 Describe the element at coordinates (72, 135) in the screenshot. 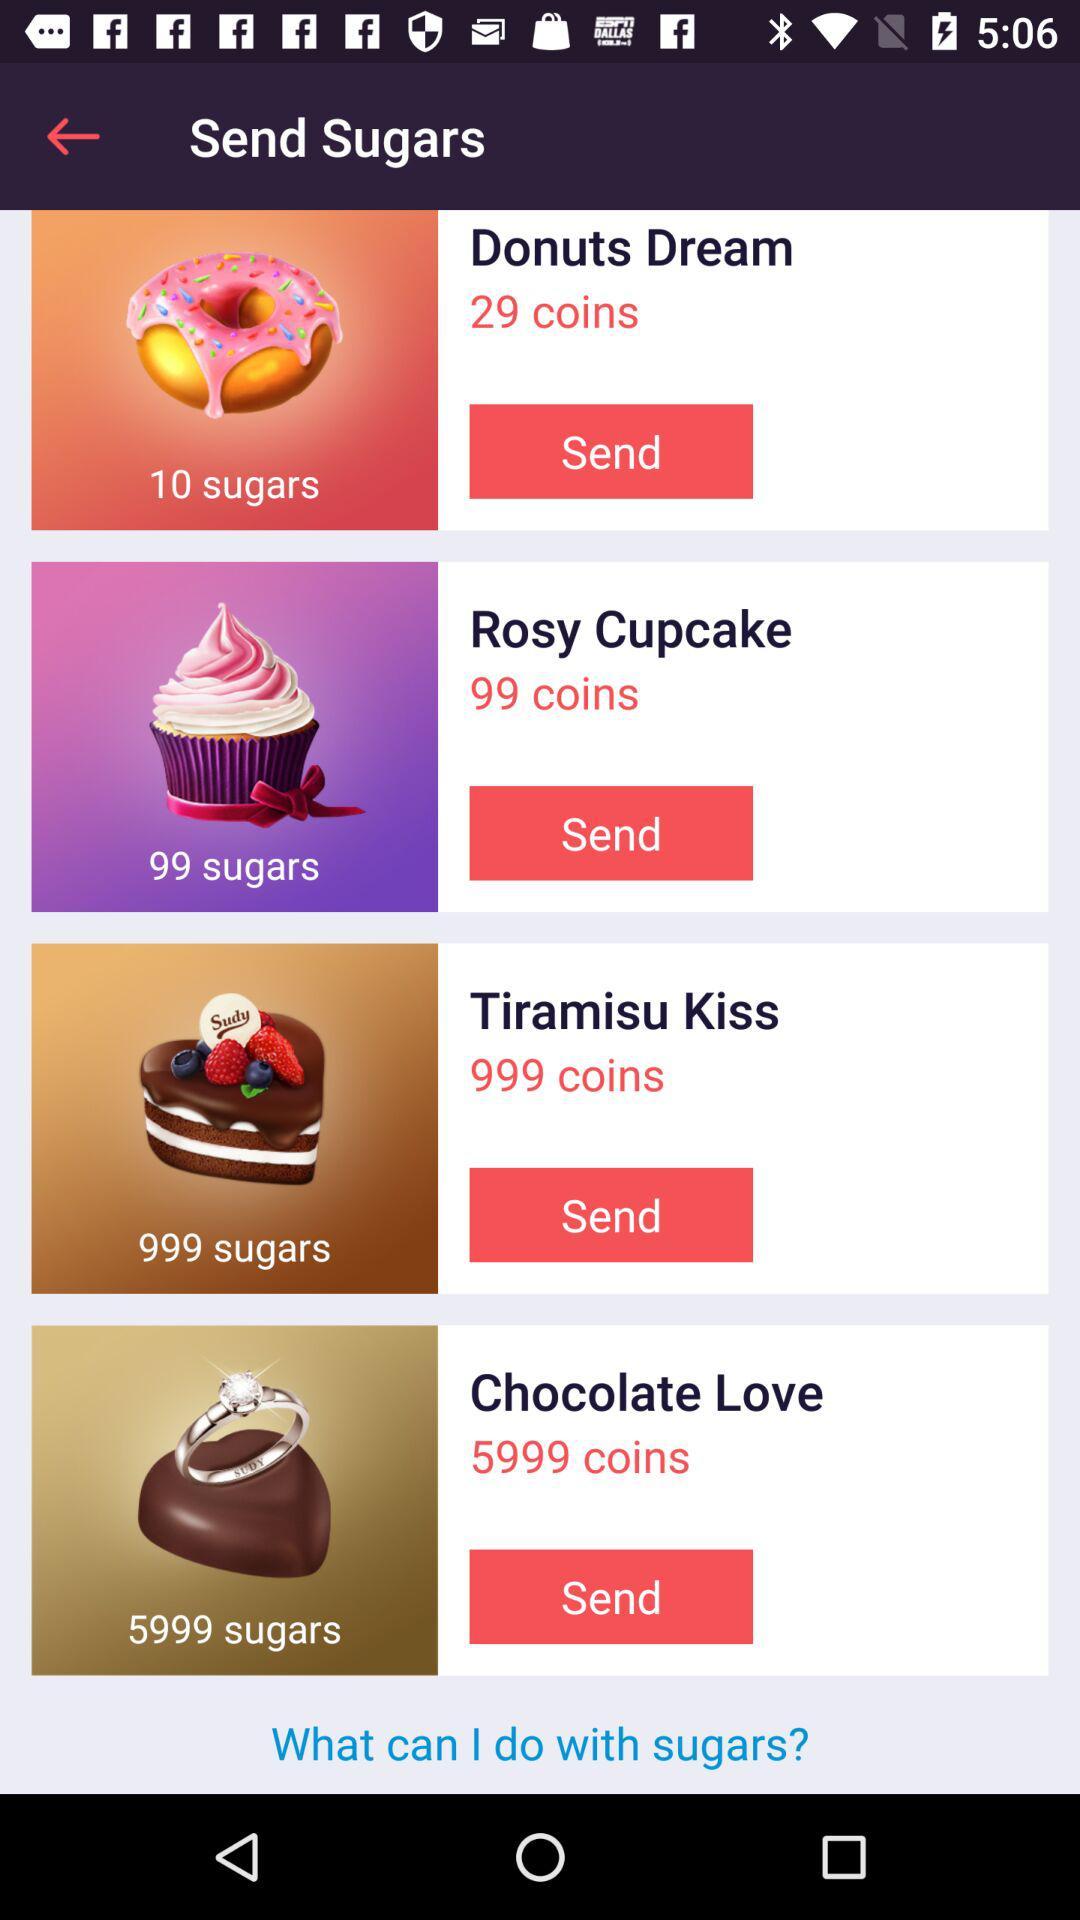

I see `the item to the left of the send sugars app` at that location.